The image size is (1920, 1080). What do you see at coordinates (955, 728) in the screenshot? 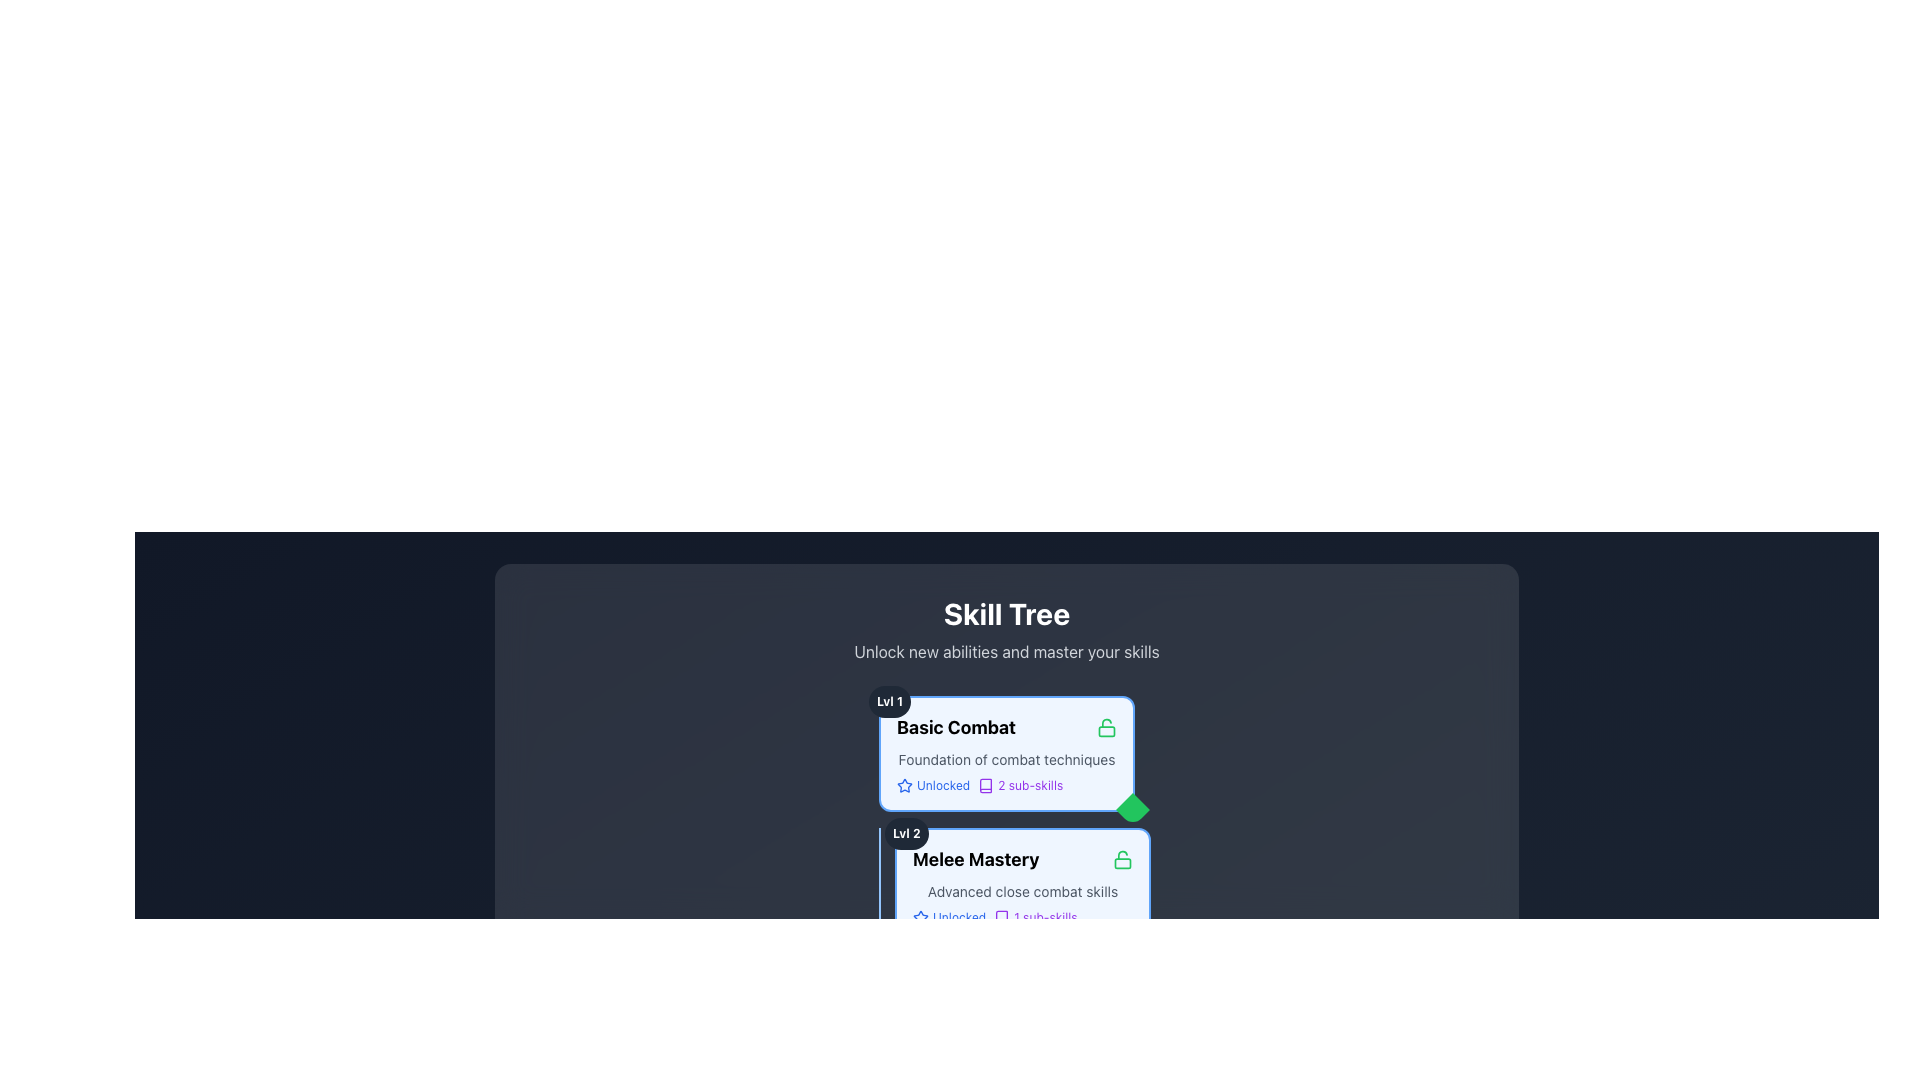
I see `the skill title text label in the Skill Tree interface` at bounding box center [955, 728].